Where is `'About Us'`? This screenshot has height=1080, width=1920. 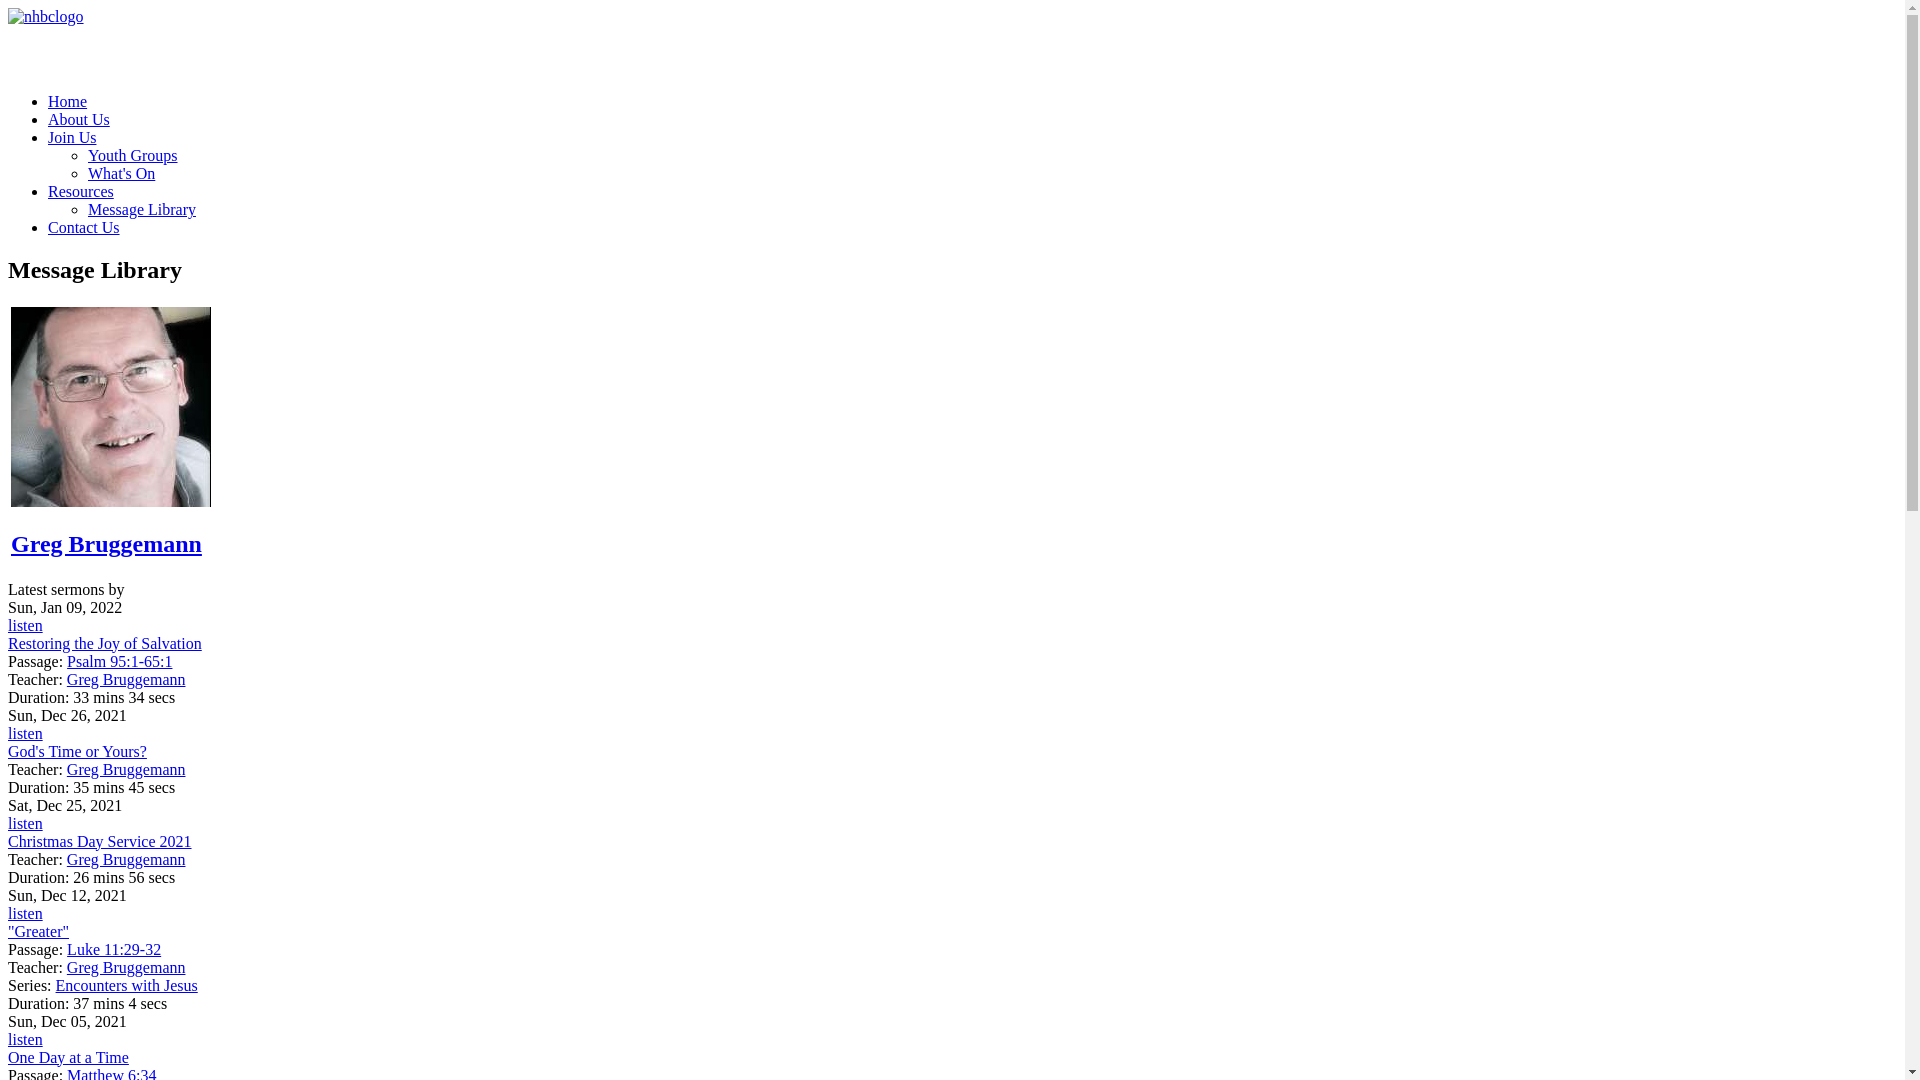
'About Us' is located at coordinates (78, 119).